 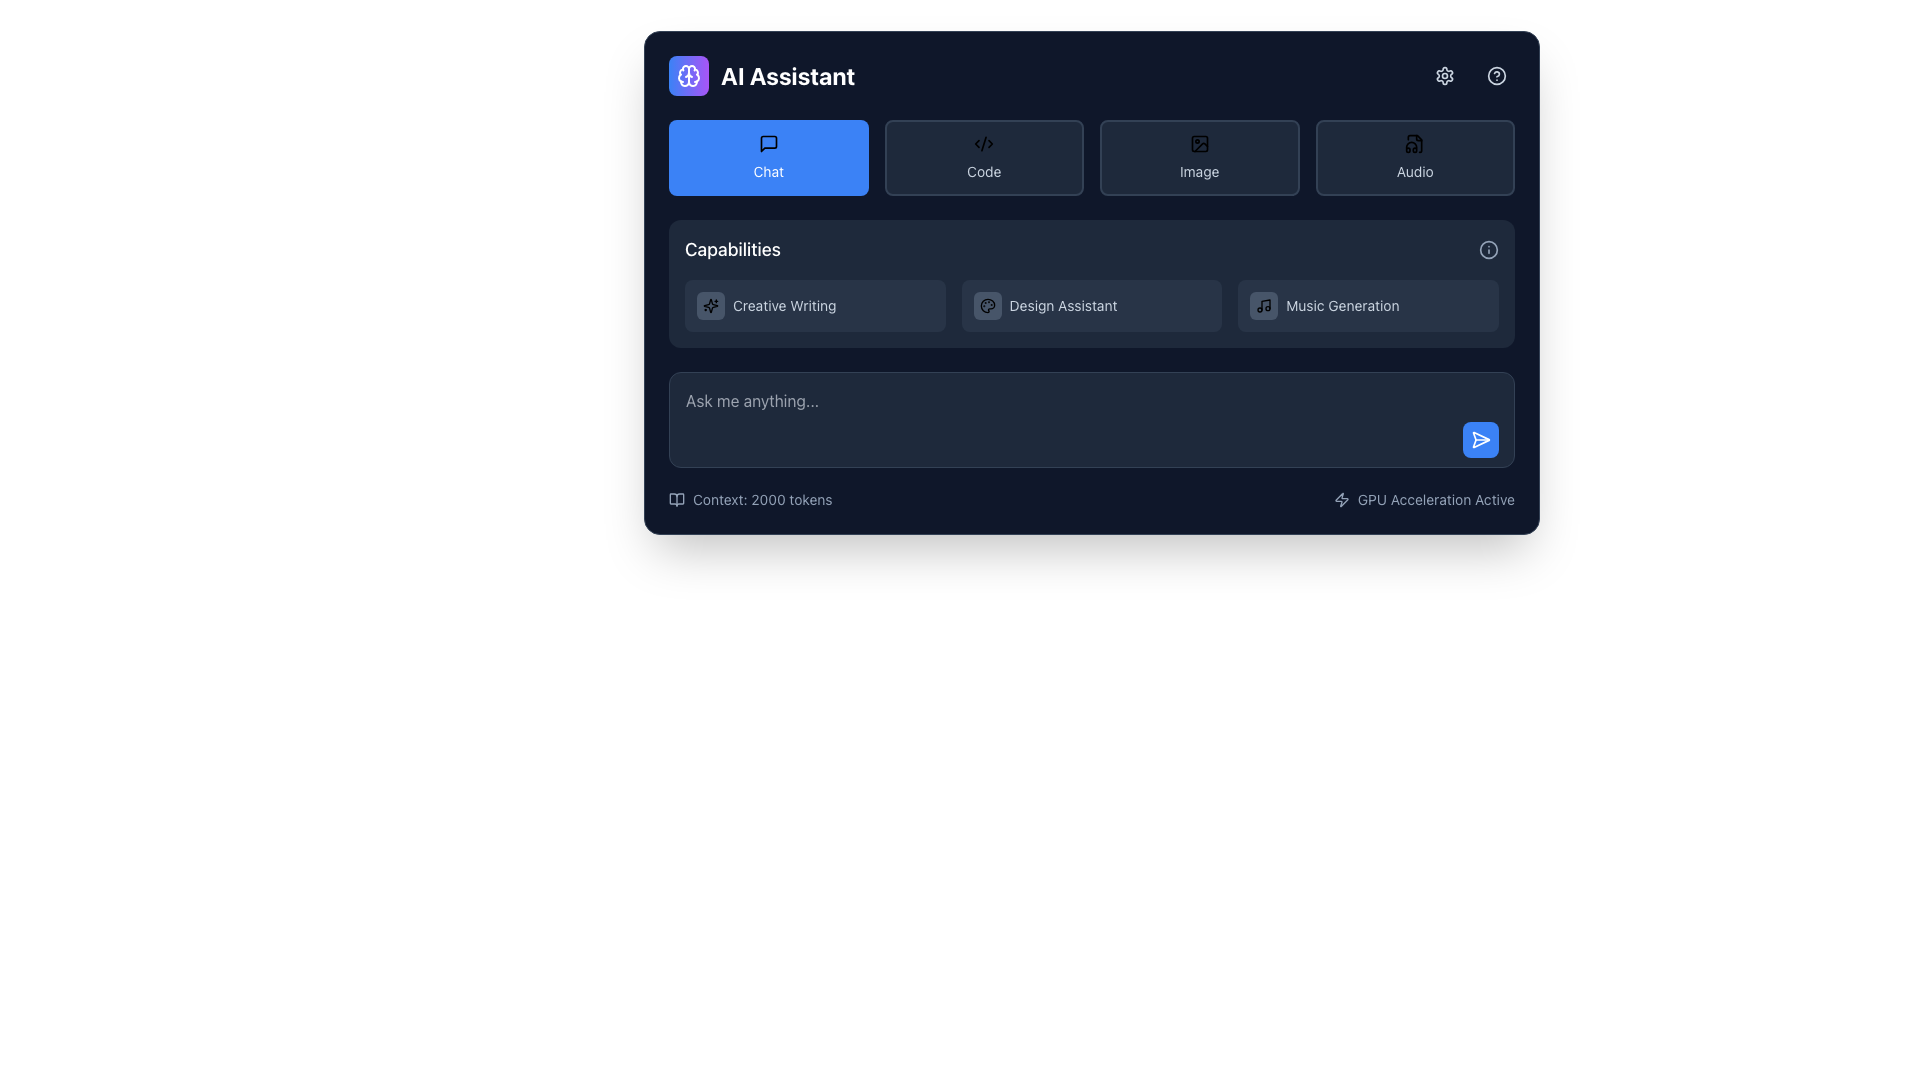 I want to click on the graphic icon or logo located in the upper-left corner of the interface, which serves as a visual indicator or branding element, so click(x=682, y=73).